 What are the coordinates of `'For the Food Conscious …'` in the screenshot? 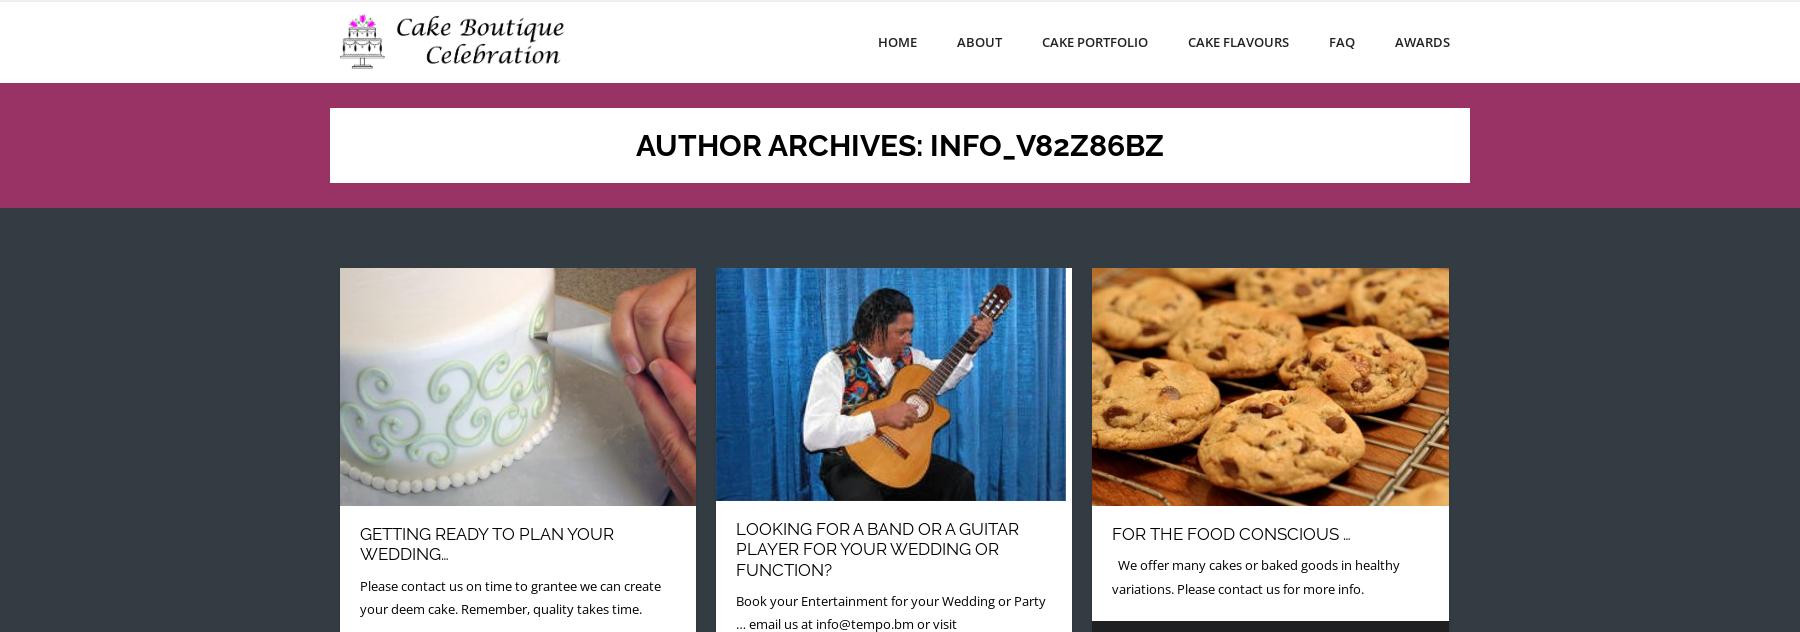 It's located at (1112, 533).